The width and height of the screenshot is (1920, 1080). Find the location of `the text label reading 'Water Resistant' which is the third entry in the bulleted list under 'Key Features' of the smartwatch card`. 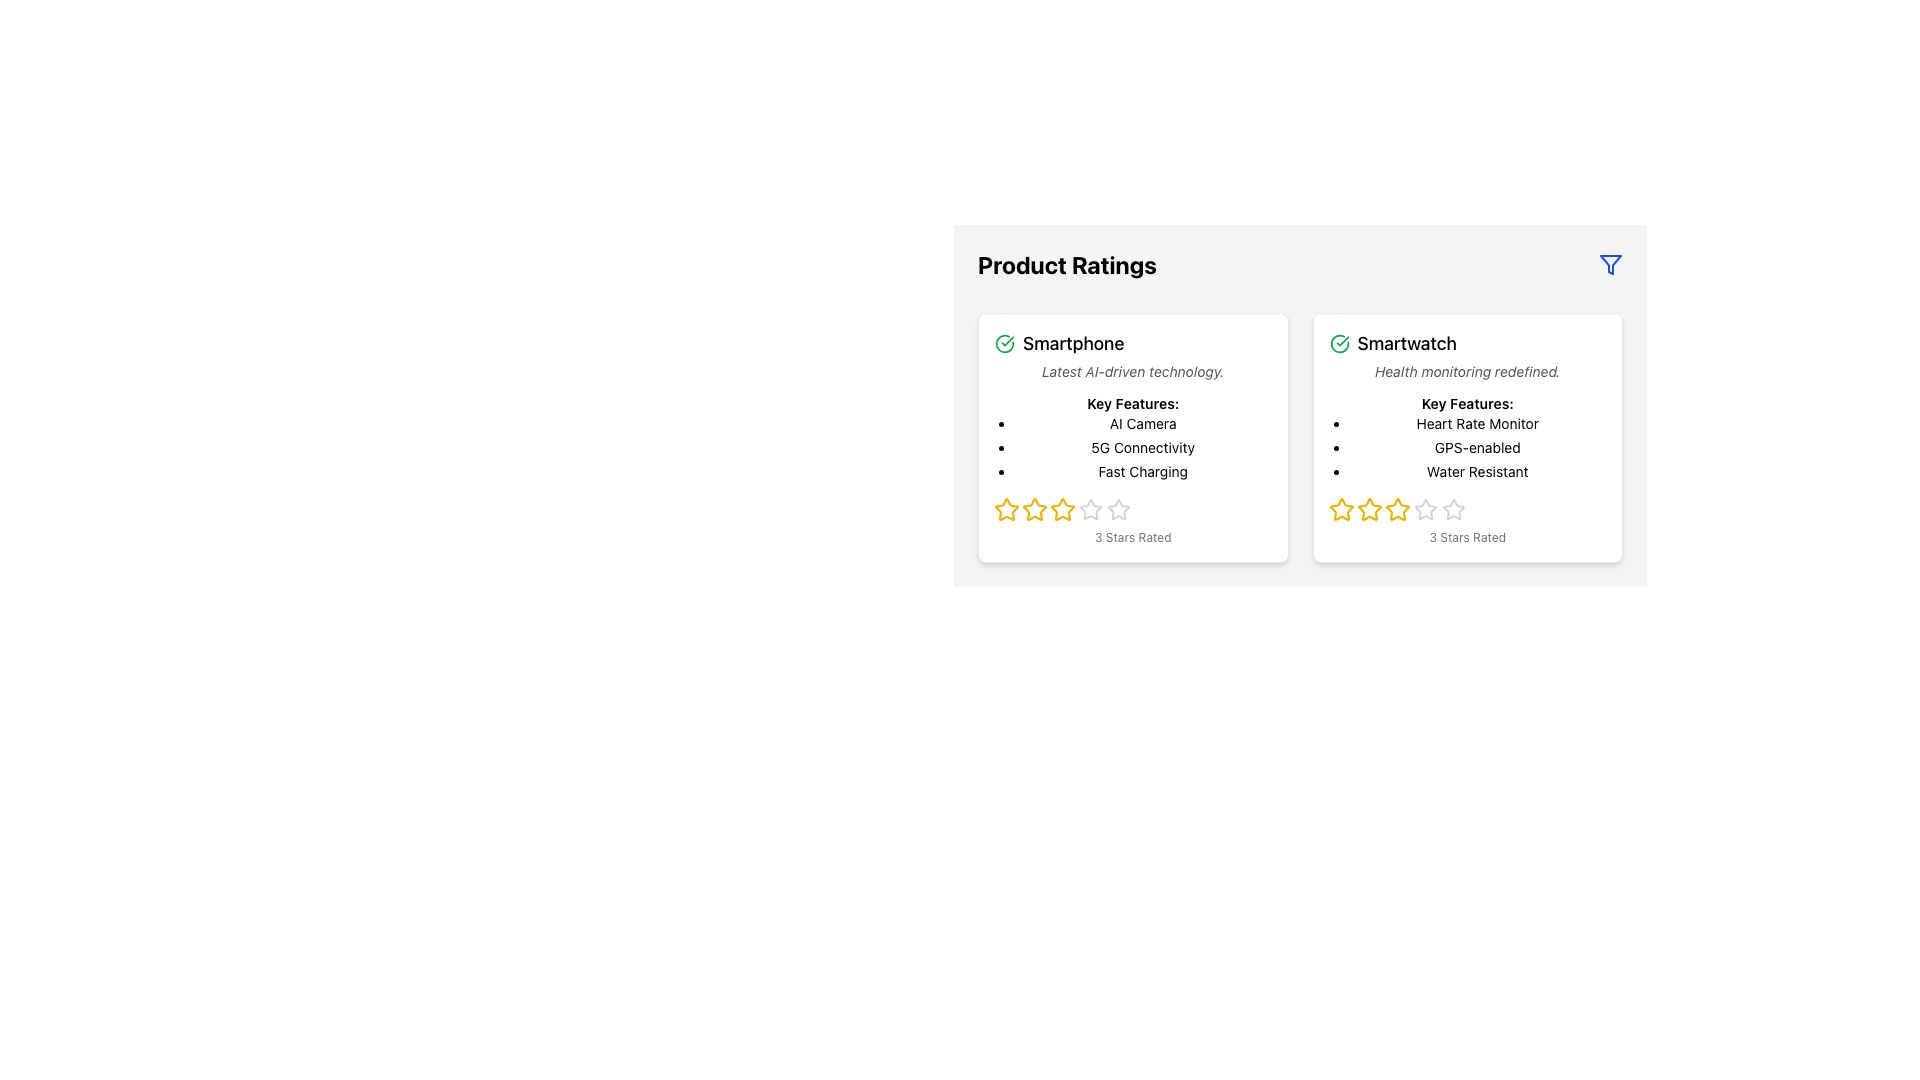

the text label reading 'Water Resistant' which is the third entry in the bulleted list under 'Key Features' of the smartwatch card is located at coordinates (1477, 471).